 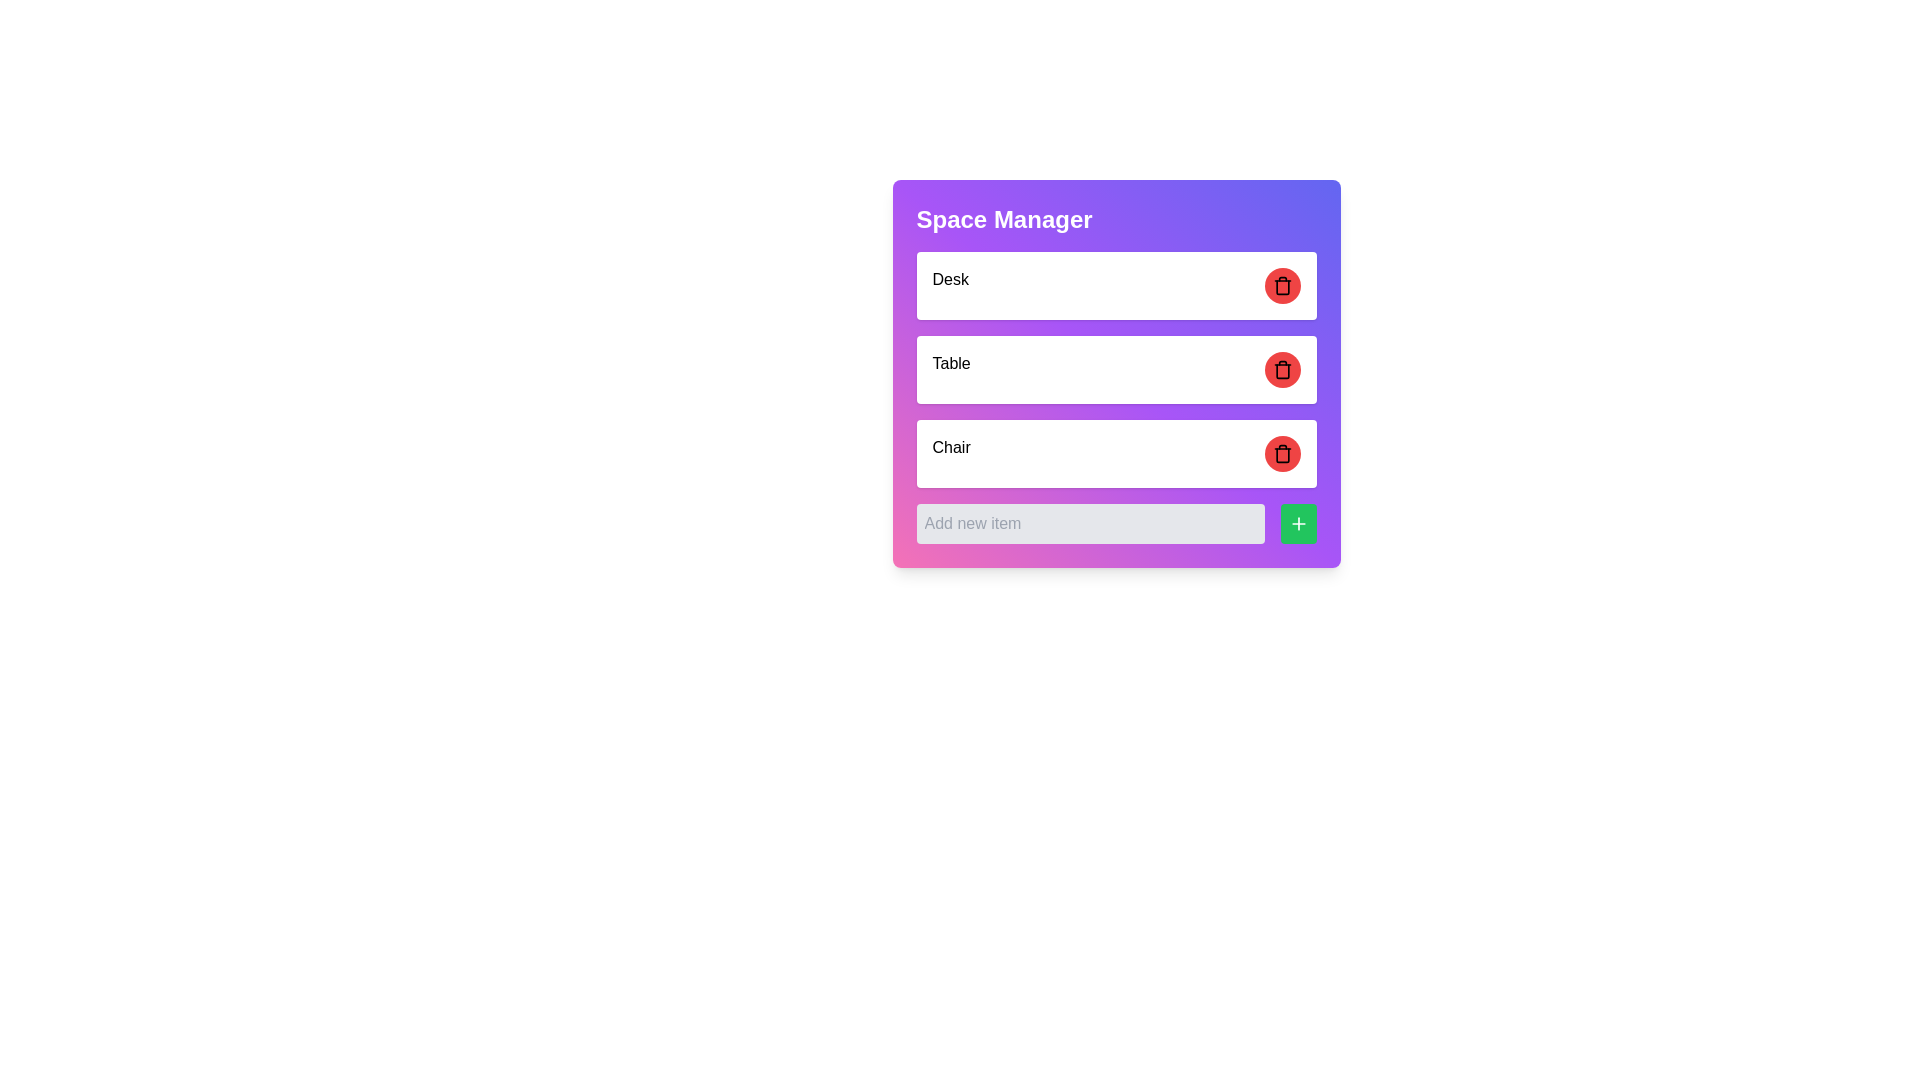 What do you see at coordinates (1115, 454) in the screenshot?
I see `the List Item with Action that contains the text 'Chair' and a red circular trash icon, positioned as the third item in the list` at bounding box center [1115, 454].